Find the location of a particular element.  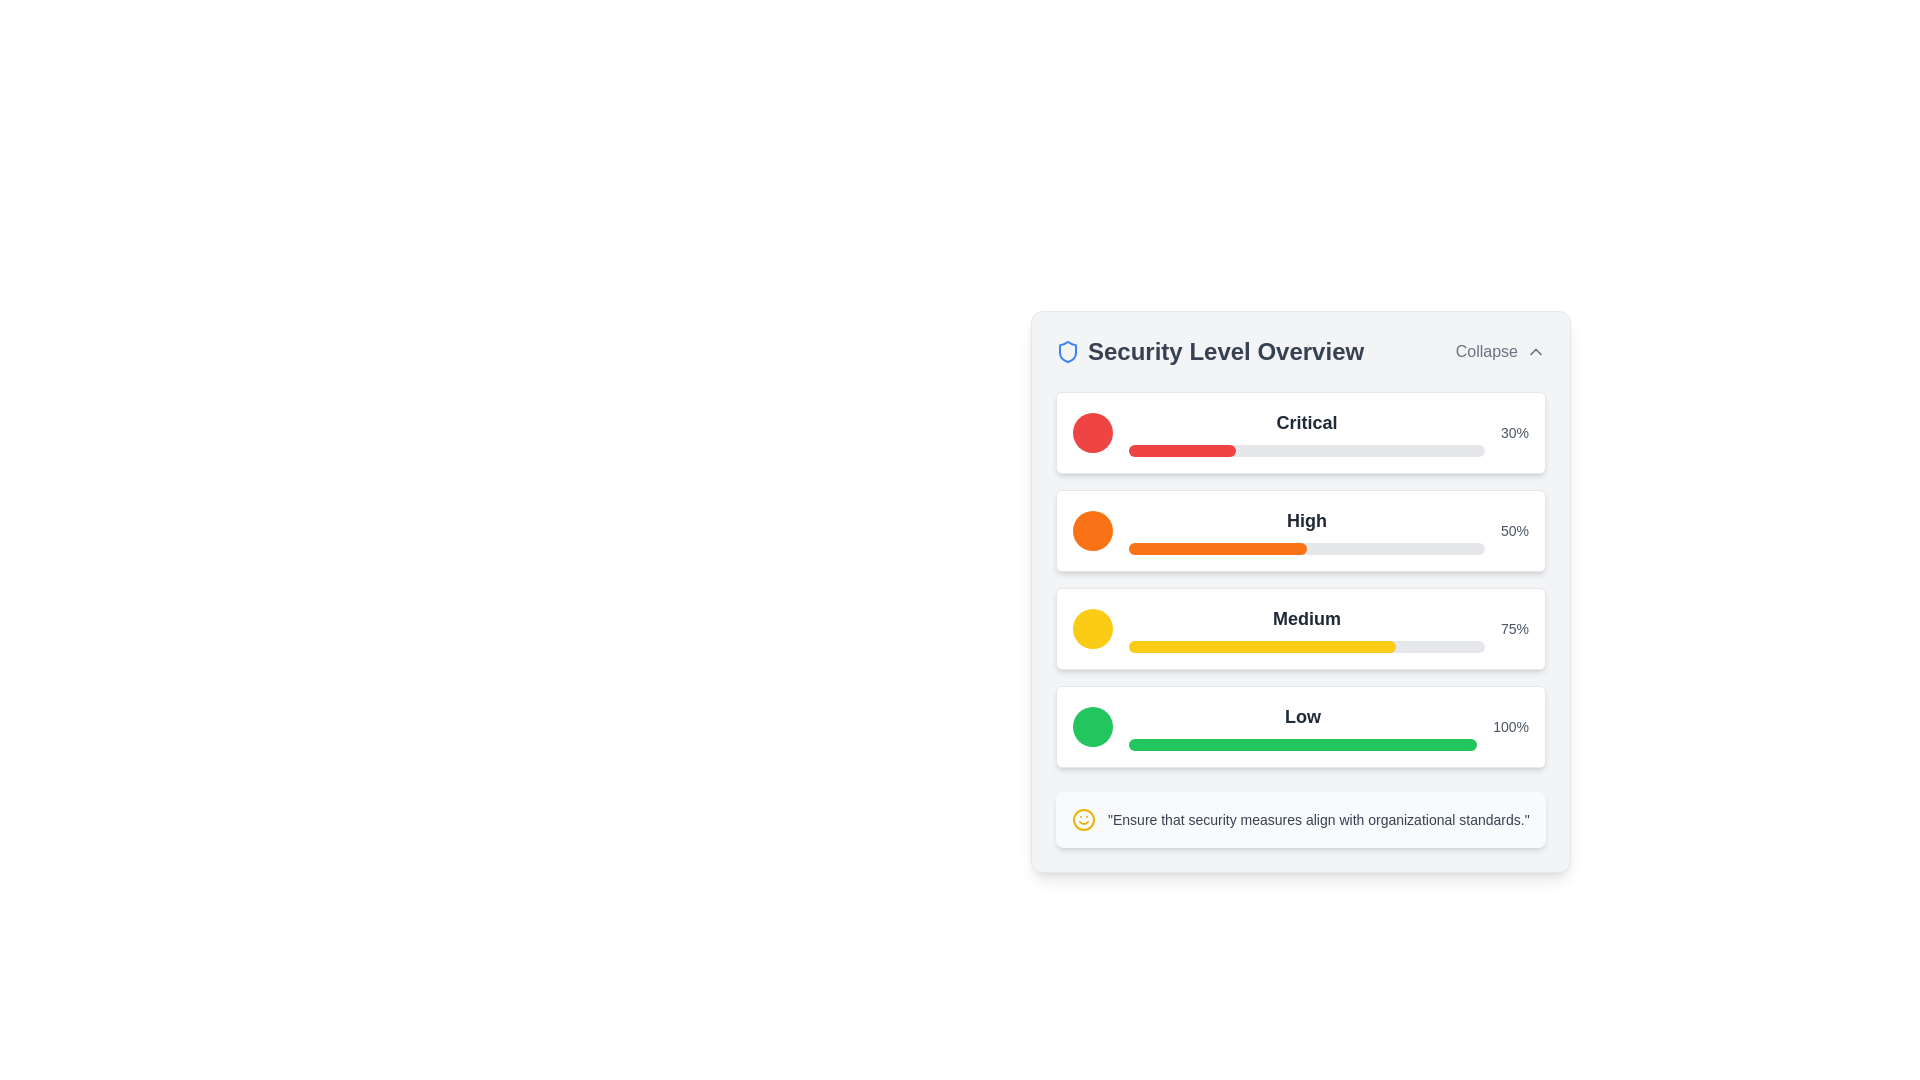

the progress bar with rounded ends, which is located under the text label 'High', indicating a 50% progress level is located at coordinates (1306, 548).